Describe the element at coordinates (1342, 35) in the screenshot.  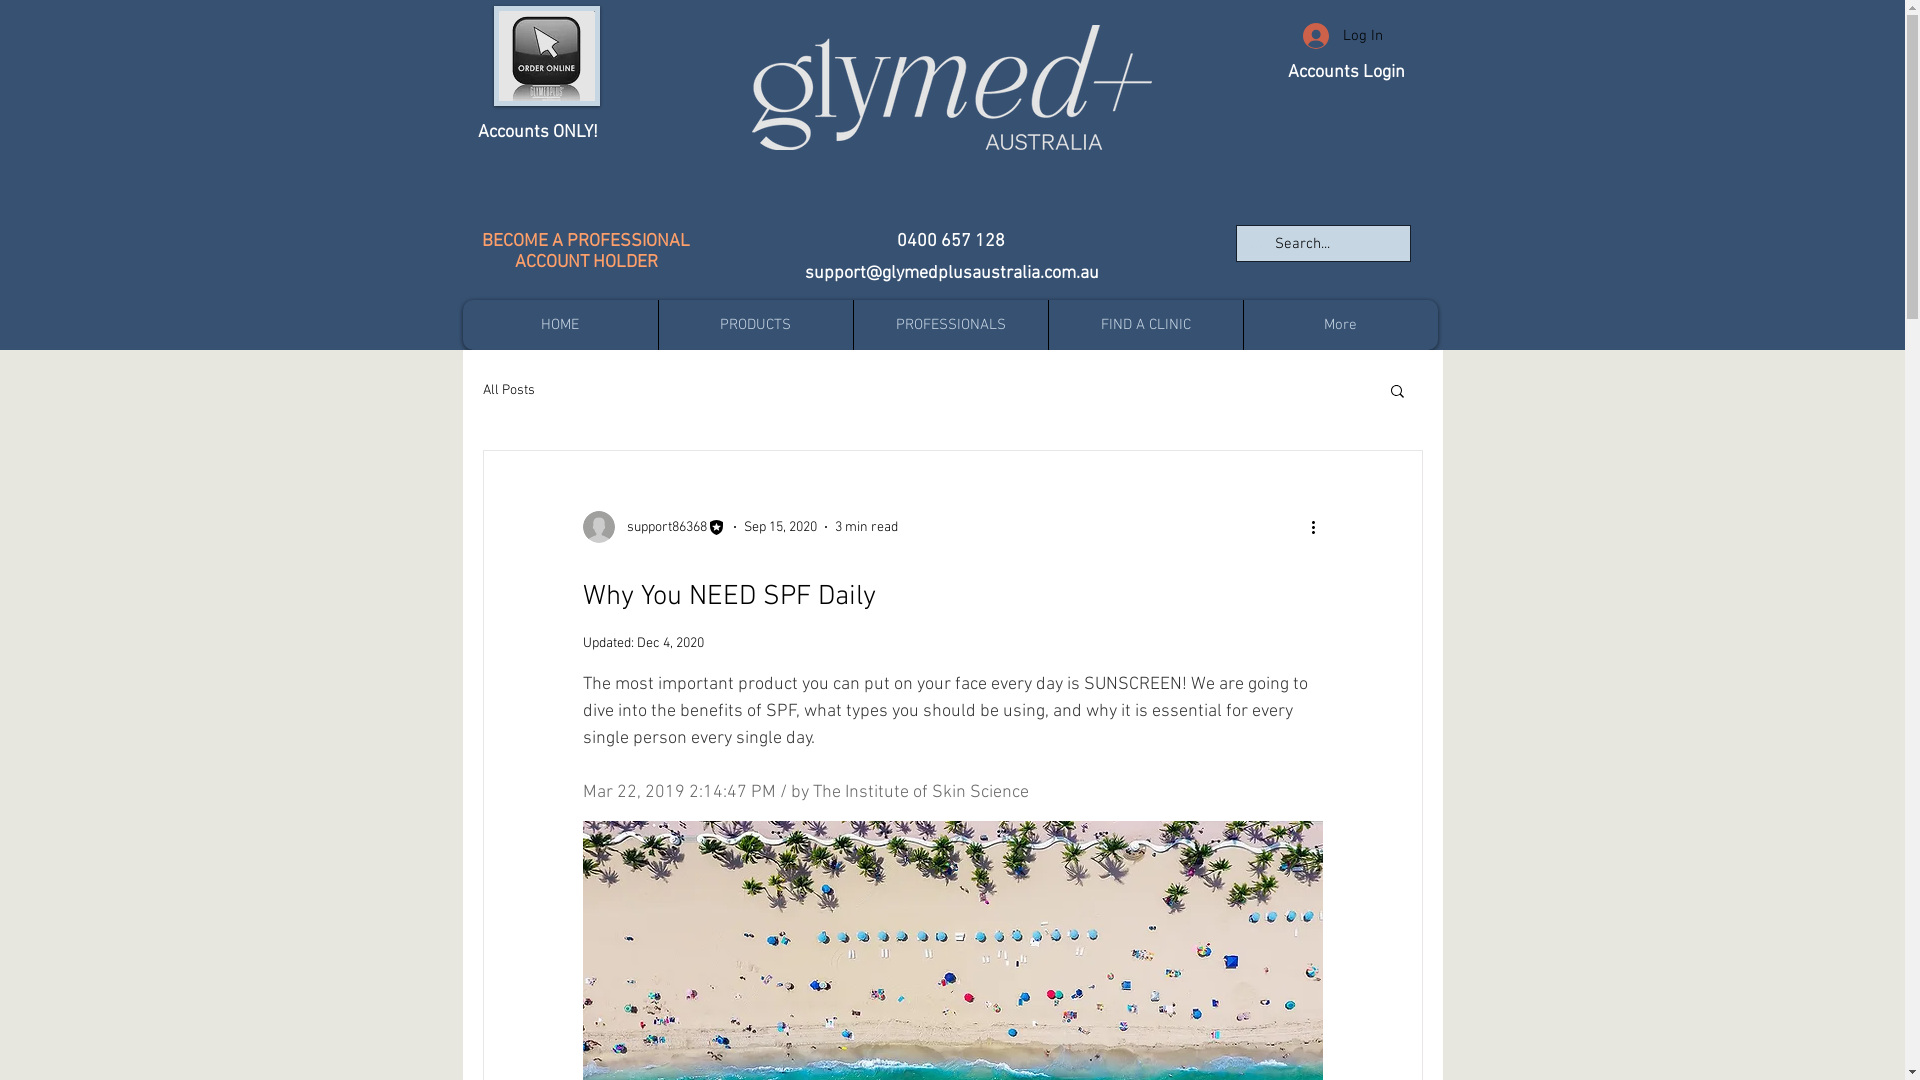
I see `'Log In'` at that location.